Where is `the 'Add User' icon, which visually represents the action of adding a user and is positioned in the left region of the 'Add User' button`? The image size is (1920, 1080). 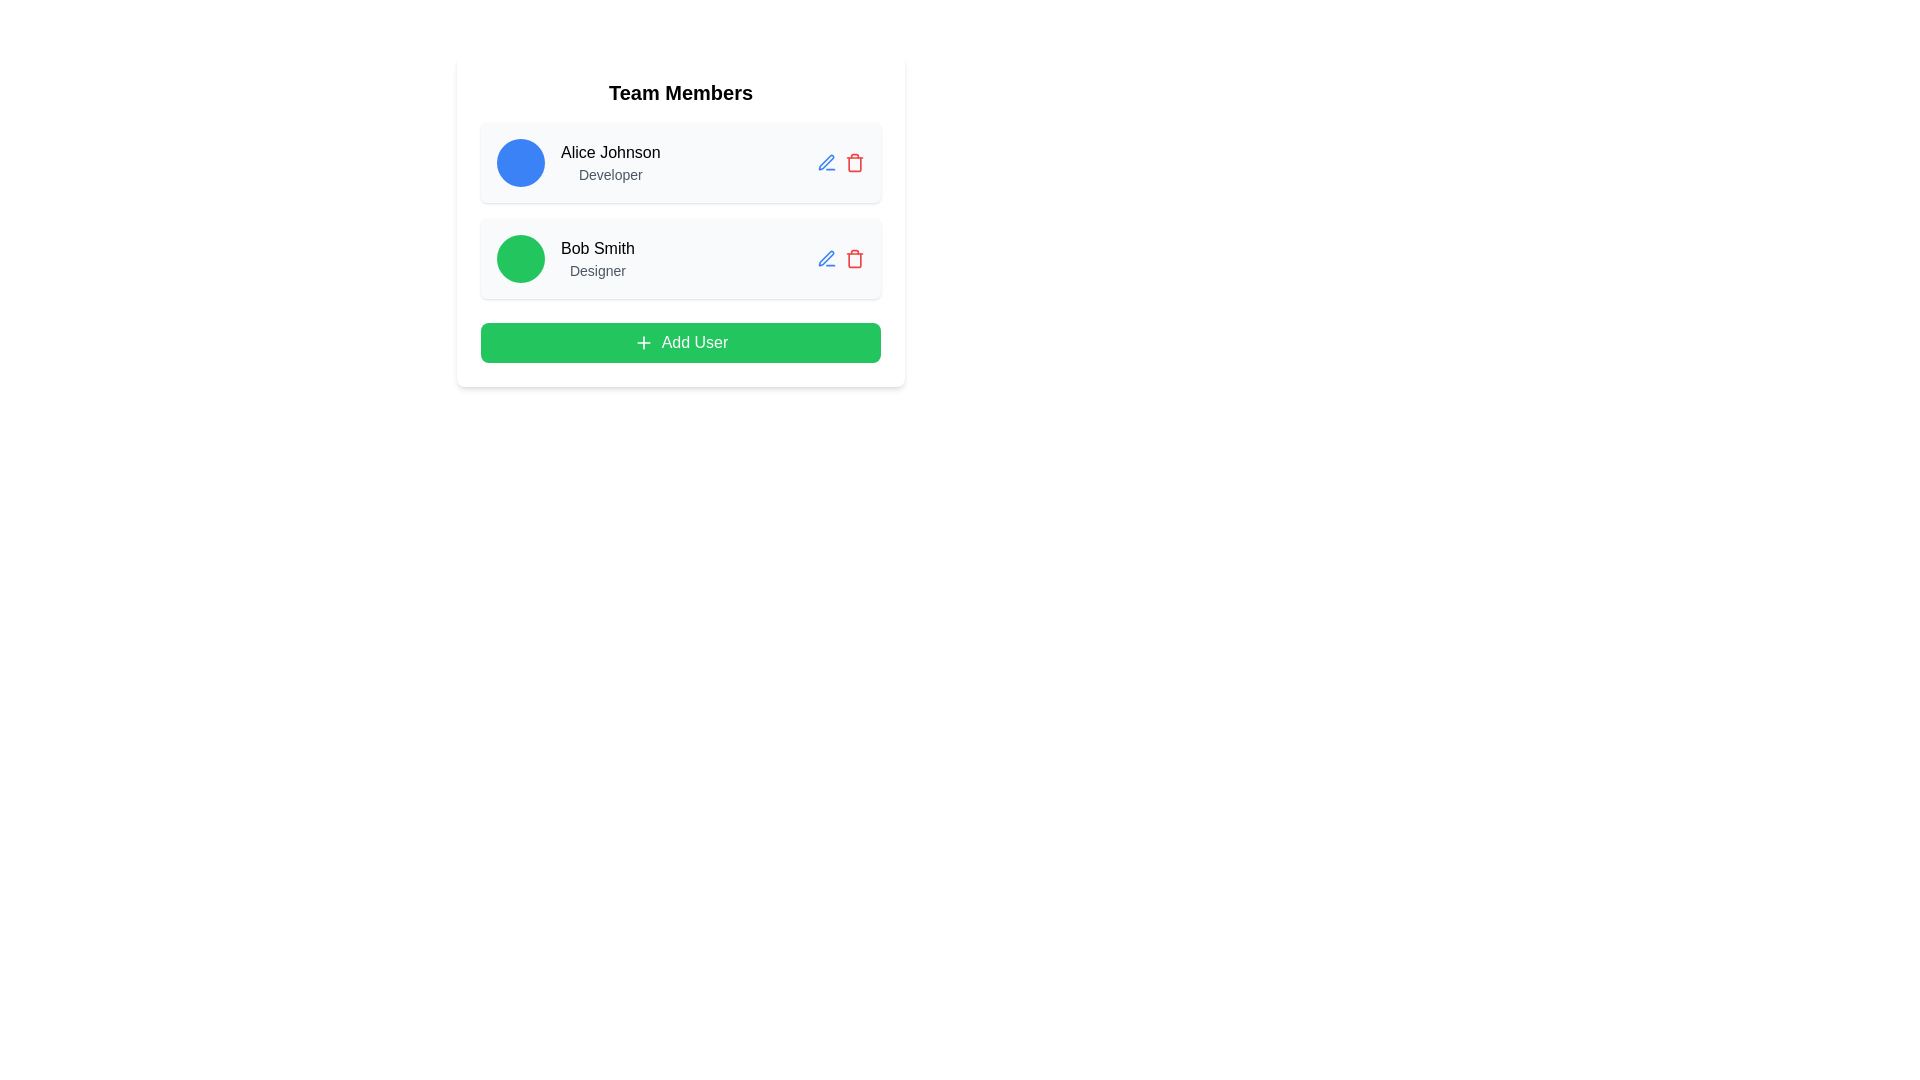
the 'Add User' icon, which visually represents the action of adding a user and is positioned in the left region of the 'Add User' button is located at coordinates (643, 342).